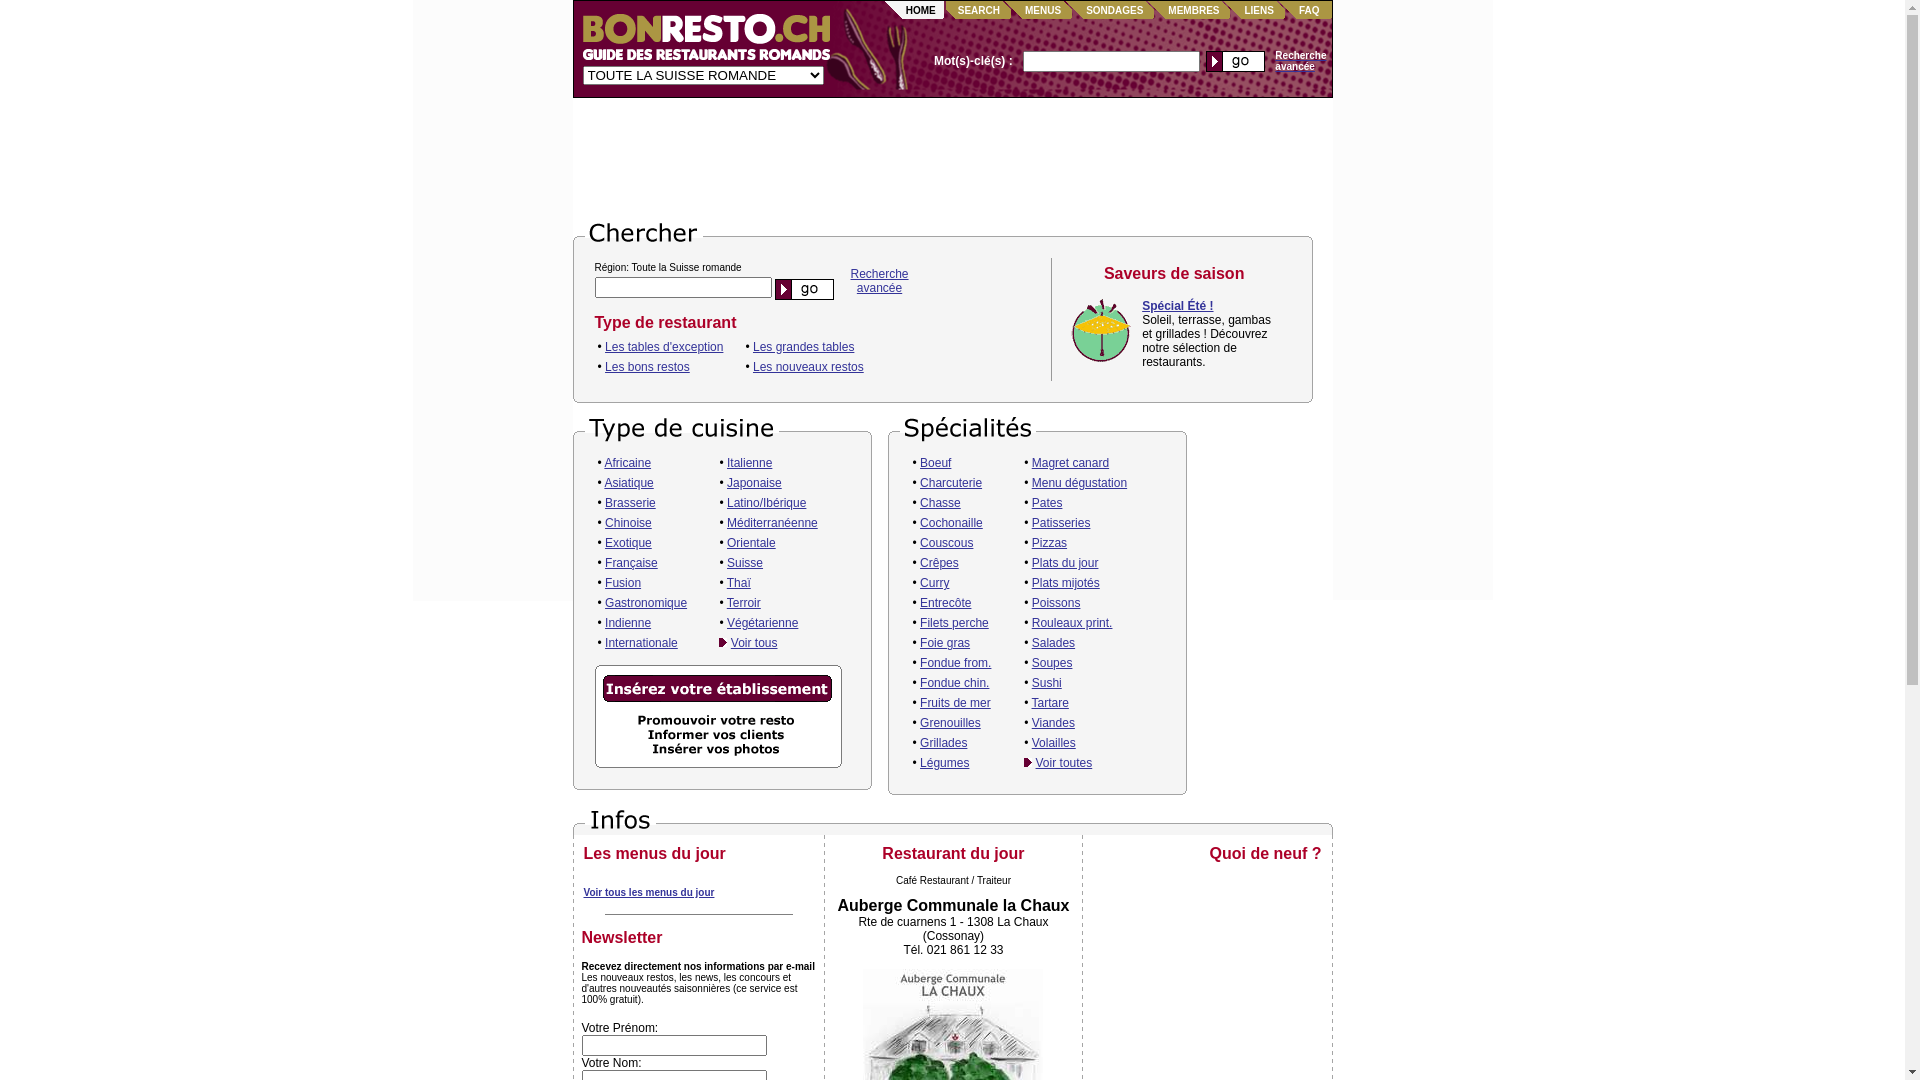 The width and height of the screenshot is (1920, 1080). I want to click on 'Filets perche', so click(953, 622).